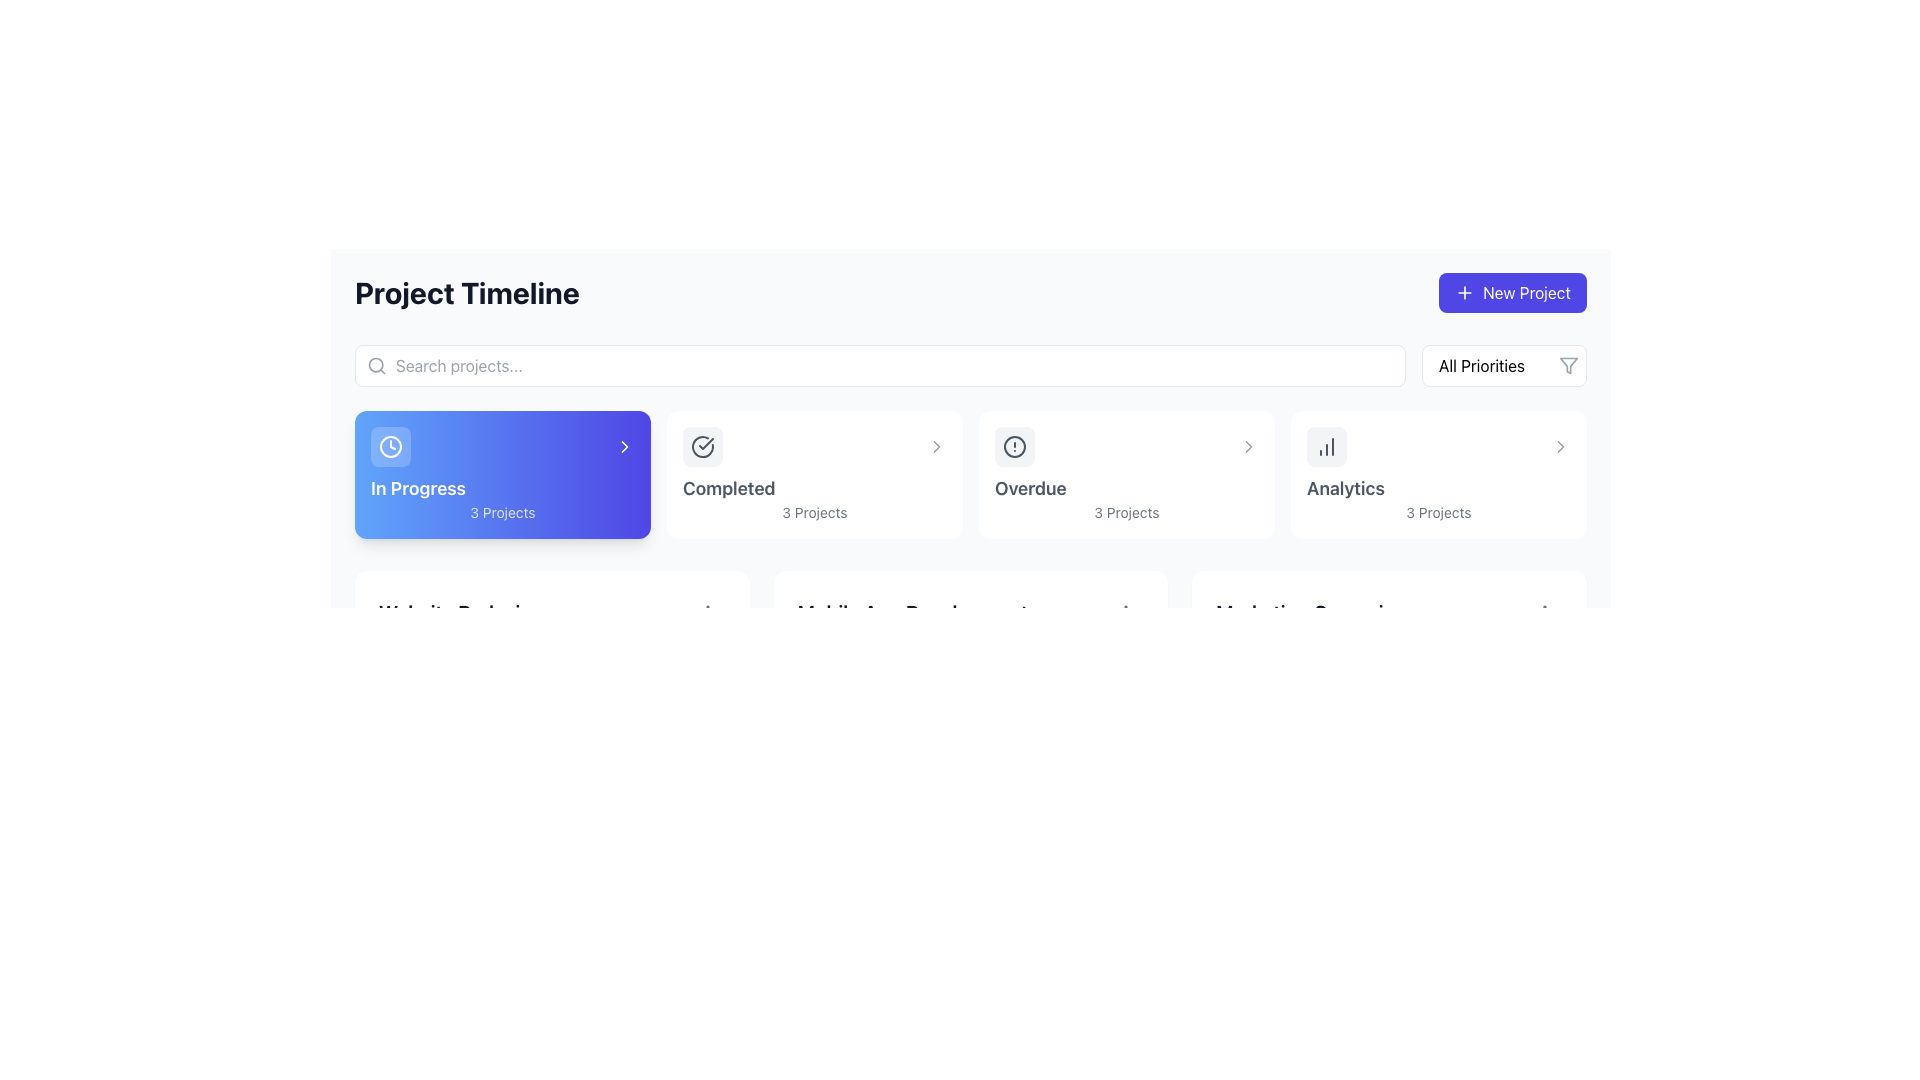 This screenshot has width=1920, height=1080. Describe the element at coordinates (1504, 366) in the screenshot. I see `the Dropdown menu with an associated icon located near the top-right corner of the interface, to the left of the '+ New Project' button` at that location.